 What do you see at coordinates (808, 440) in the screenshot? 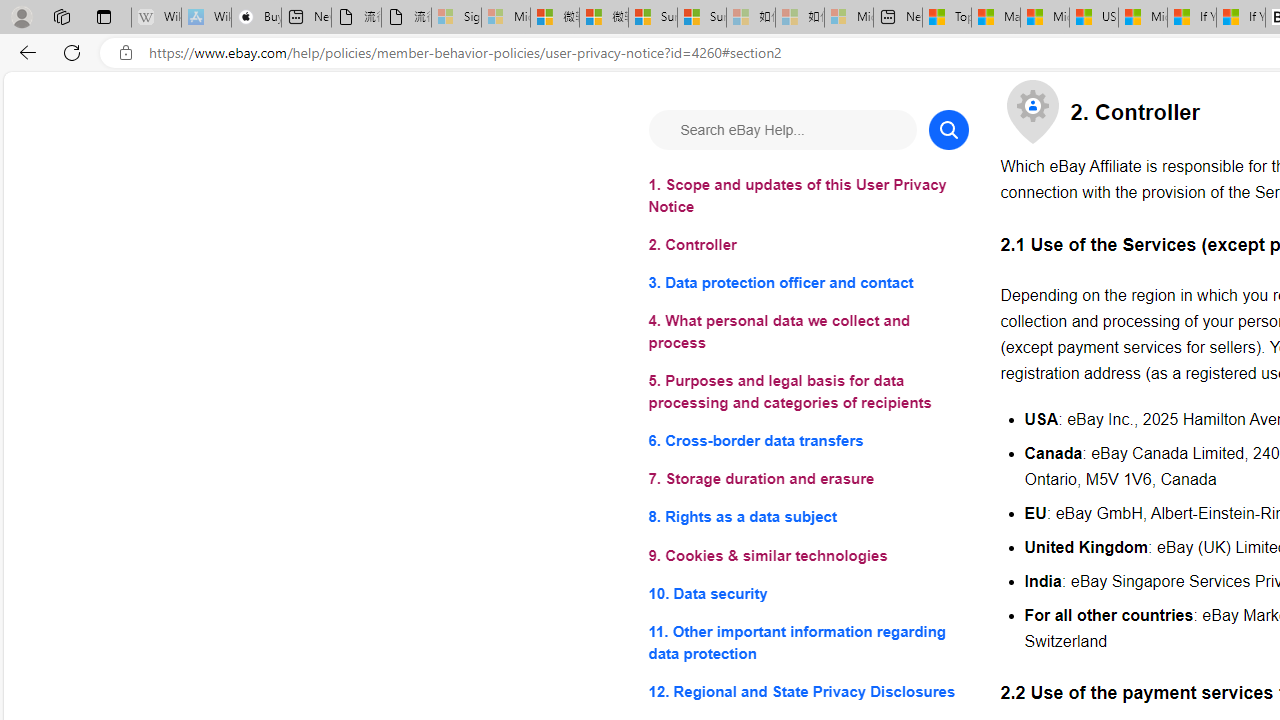
I see `'6. Cross-border data transfers'` at bounding box center [808, 440].